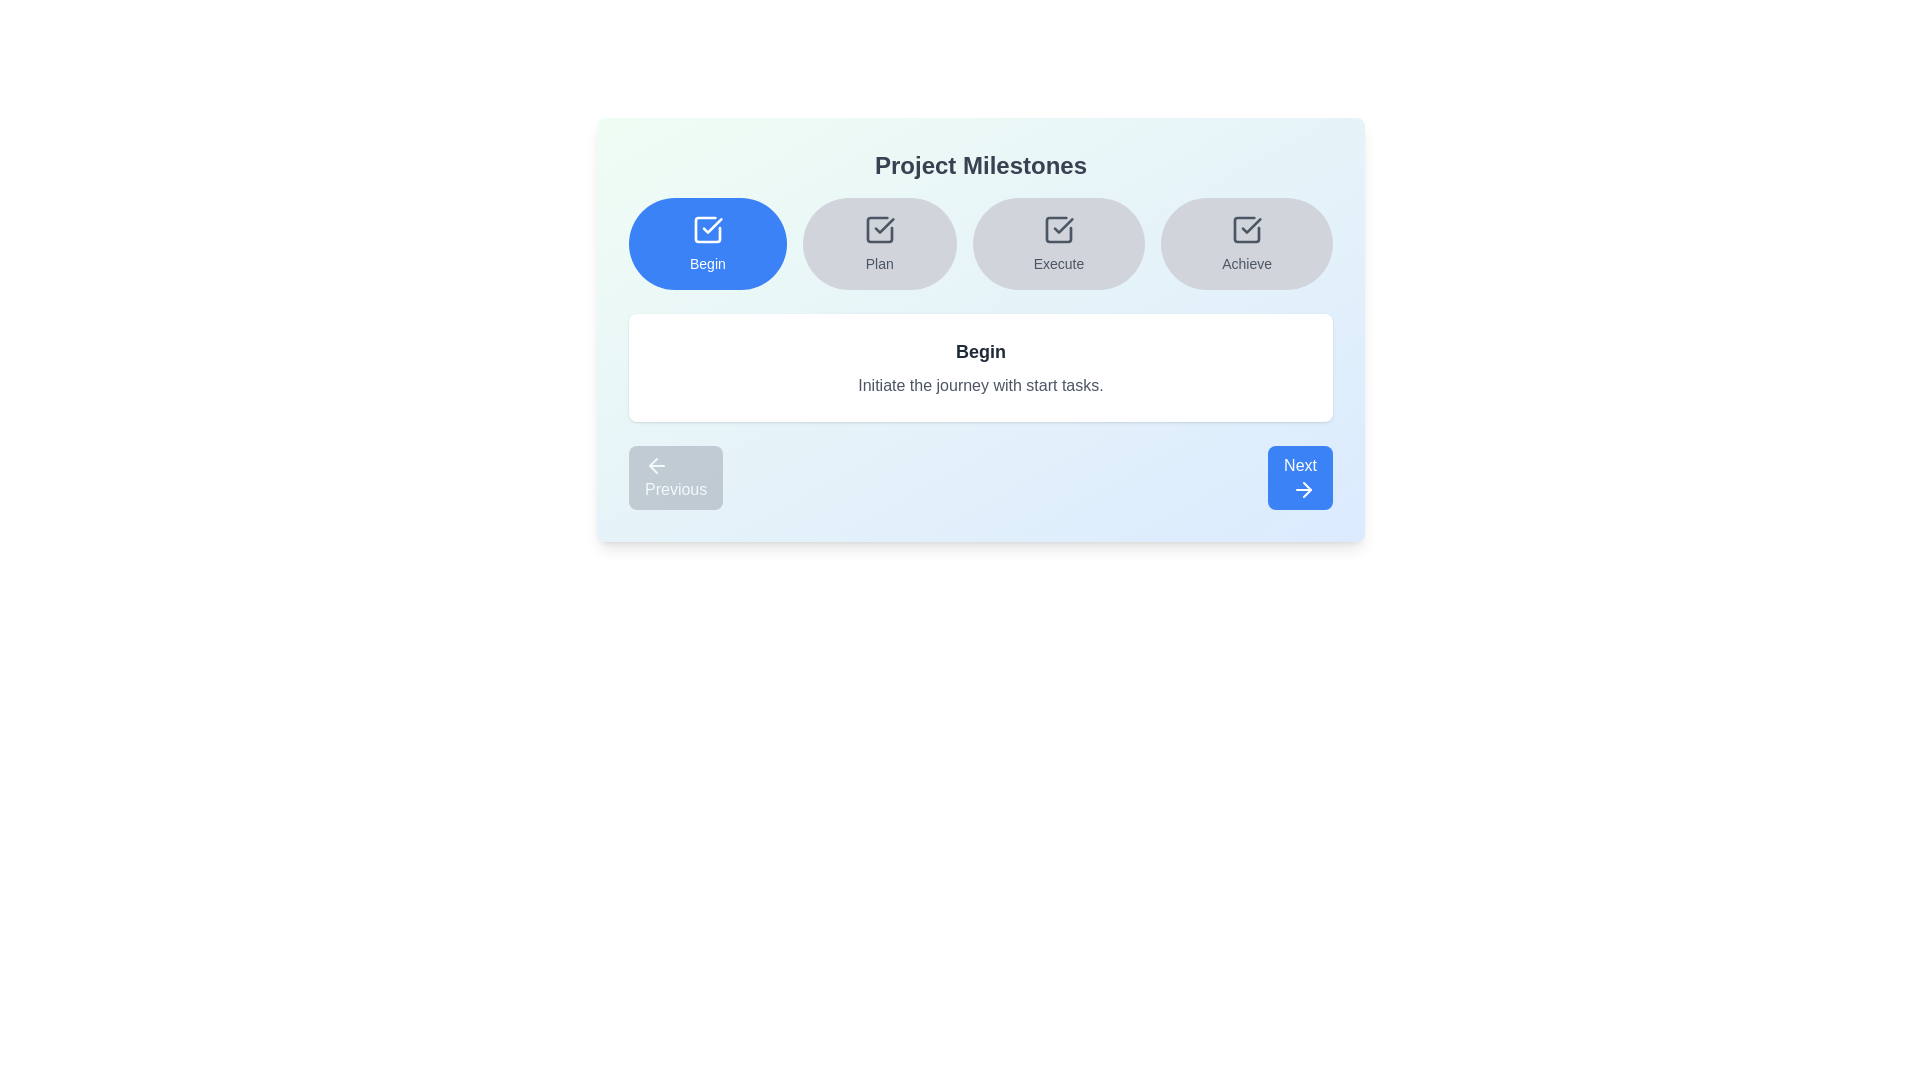 The height and width of the screenshot is (1080, 1920). I want to click on the button located at the bottom-right corner of the panel, which contains the text 'Next' and has an icon to its left, so click(1304, 489).